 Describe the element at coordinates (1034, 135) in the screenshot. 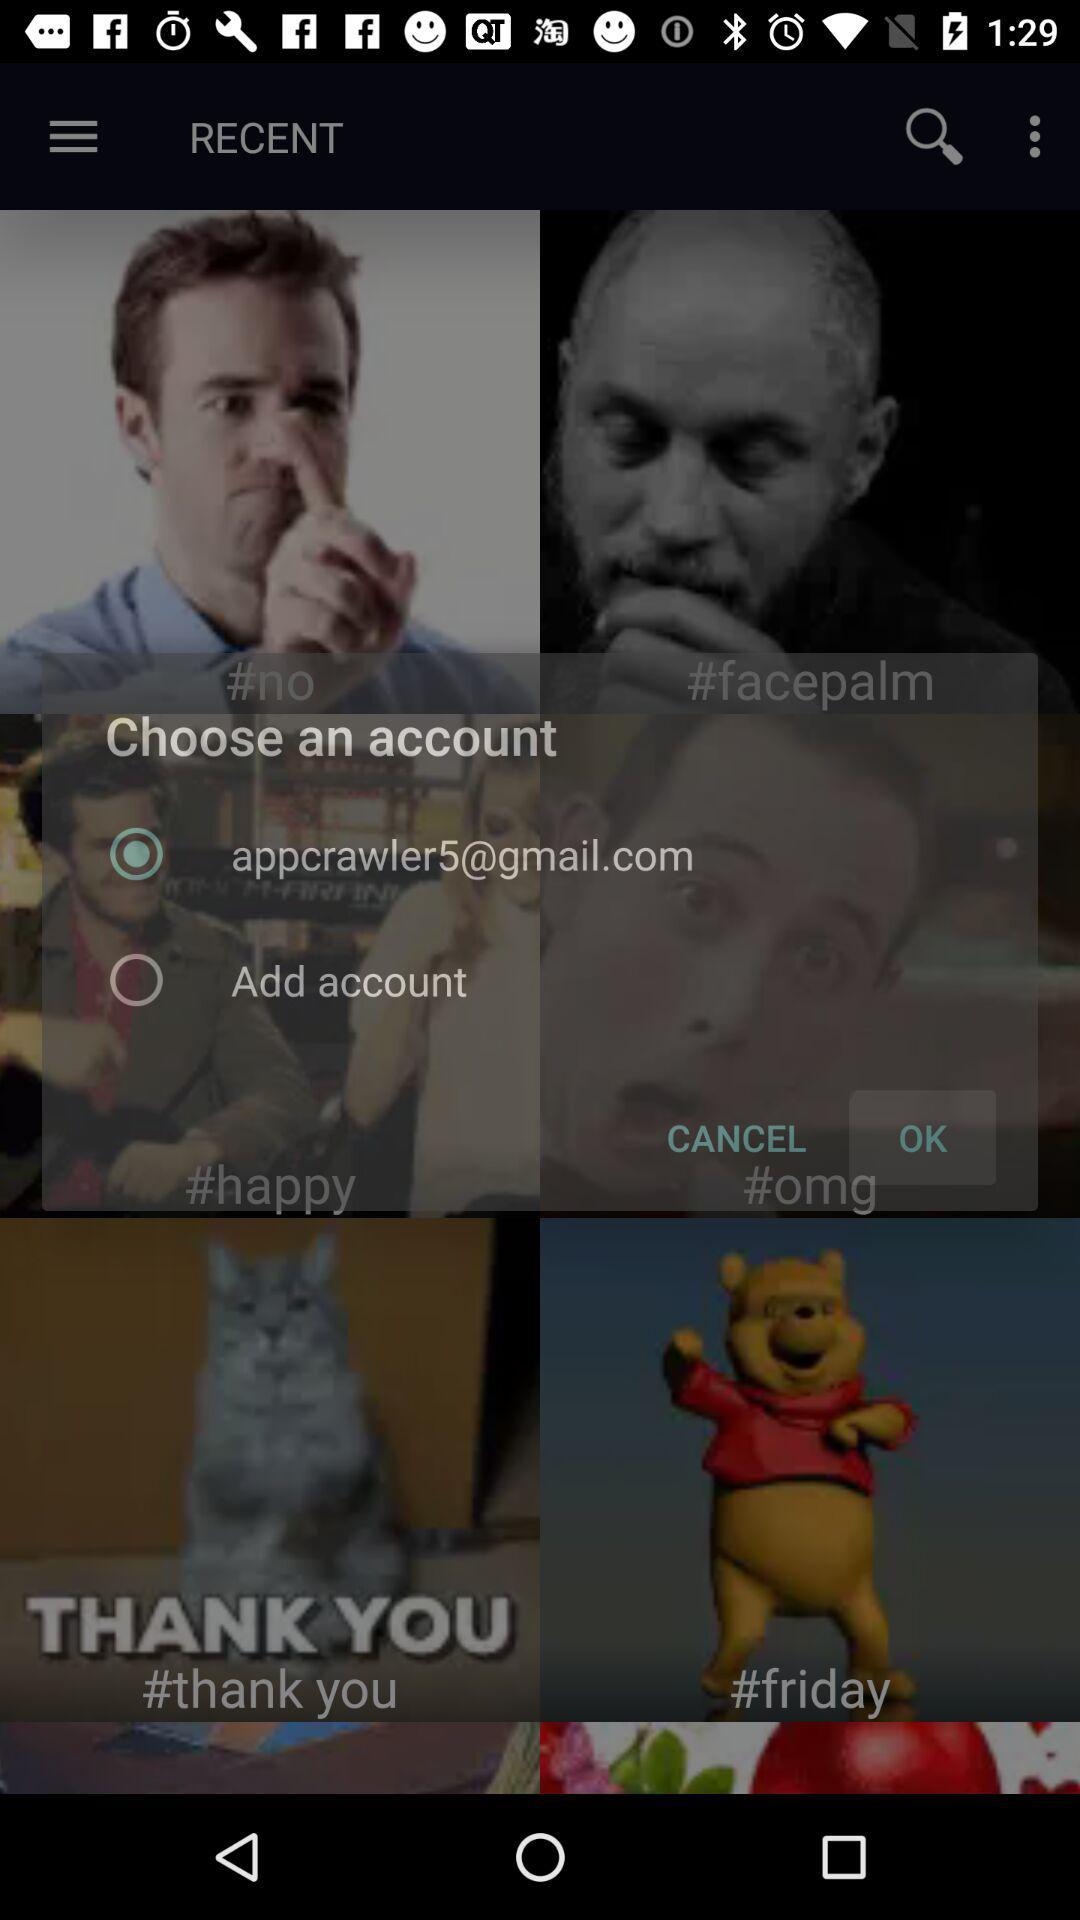

I see `options` at that location.